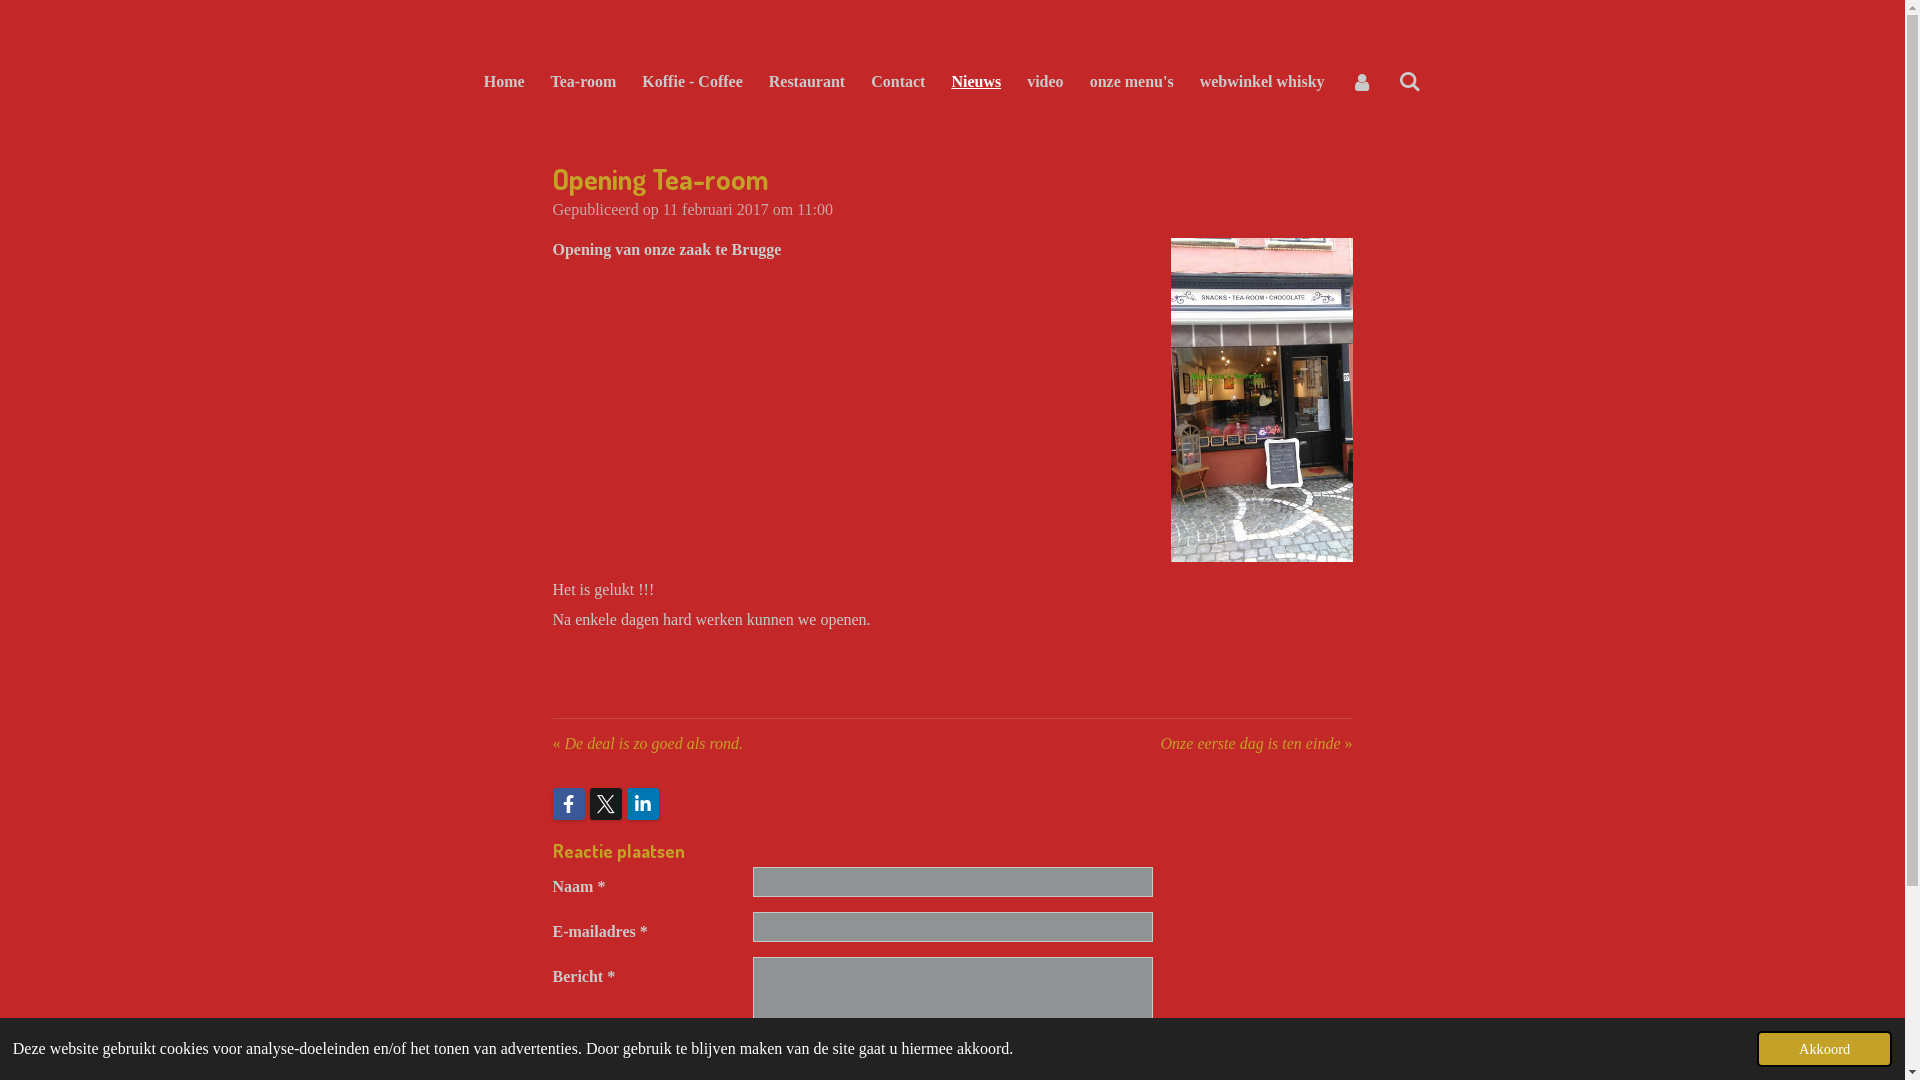 The width and height of the screenshot is (1920, 1080). I want to click on 'Tea-room', so click(583, 80).